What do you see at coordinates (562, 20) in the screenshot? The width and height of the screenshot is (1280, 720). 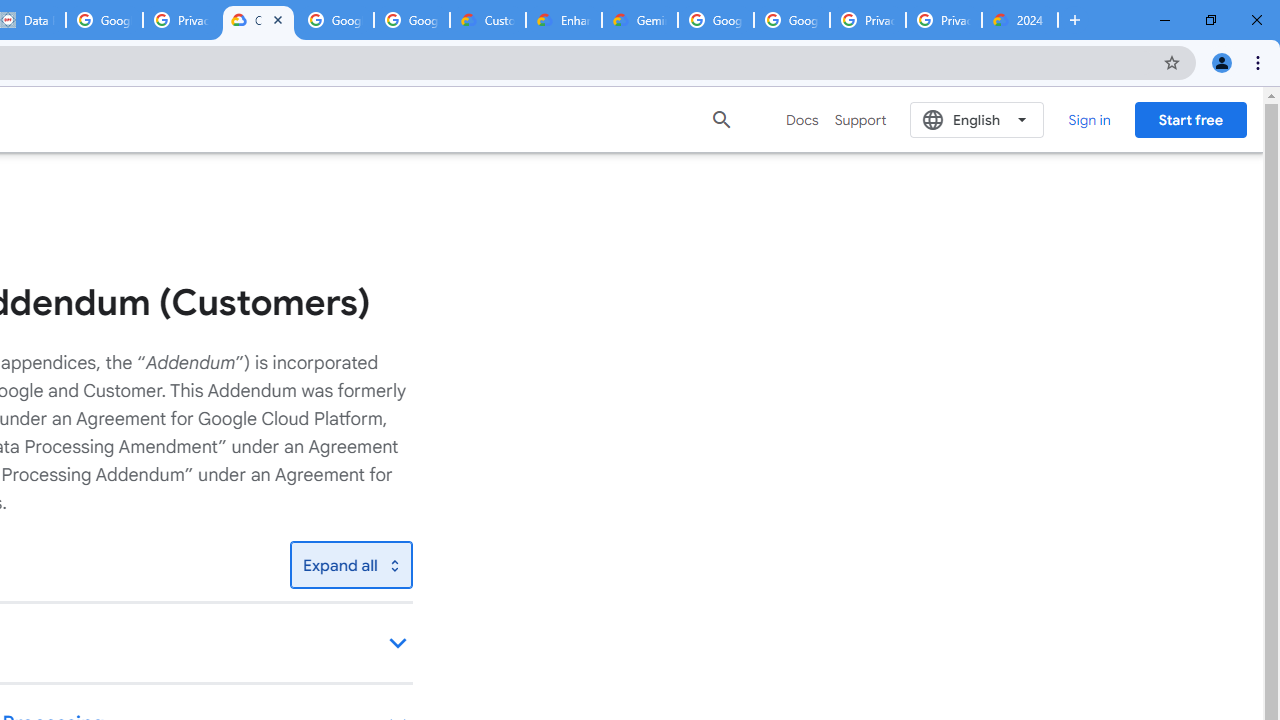 I see `'Enhanced Support | Google Cloud'` at bounding box center [562, 20].